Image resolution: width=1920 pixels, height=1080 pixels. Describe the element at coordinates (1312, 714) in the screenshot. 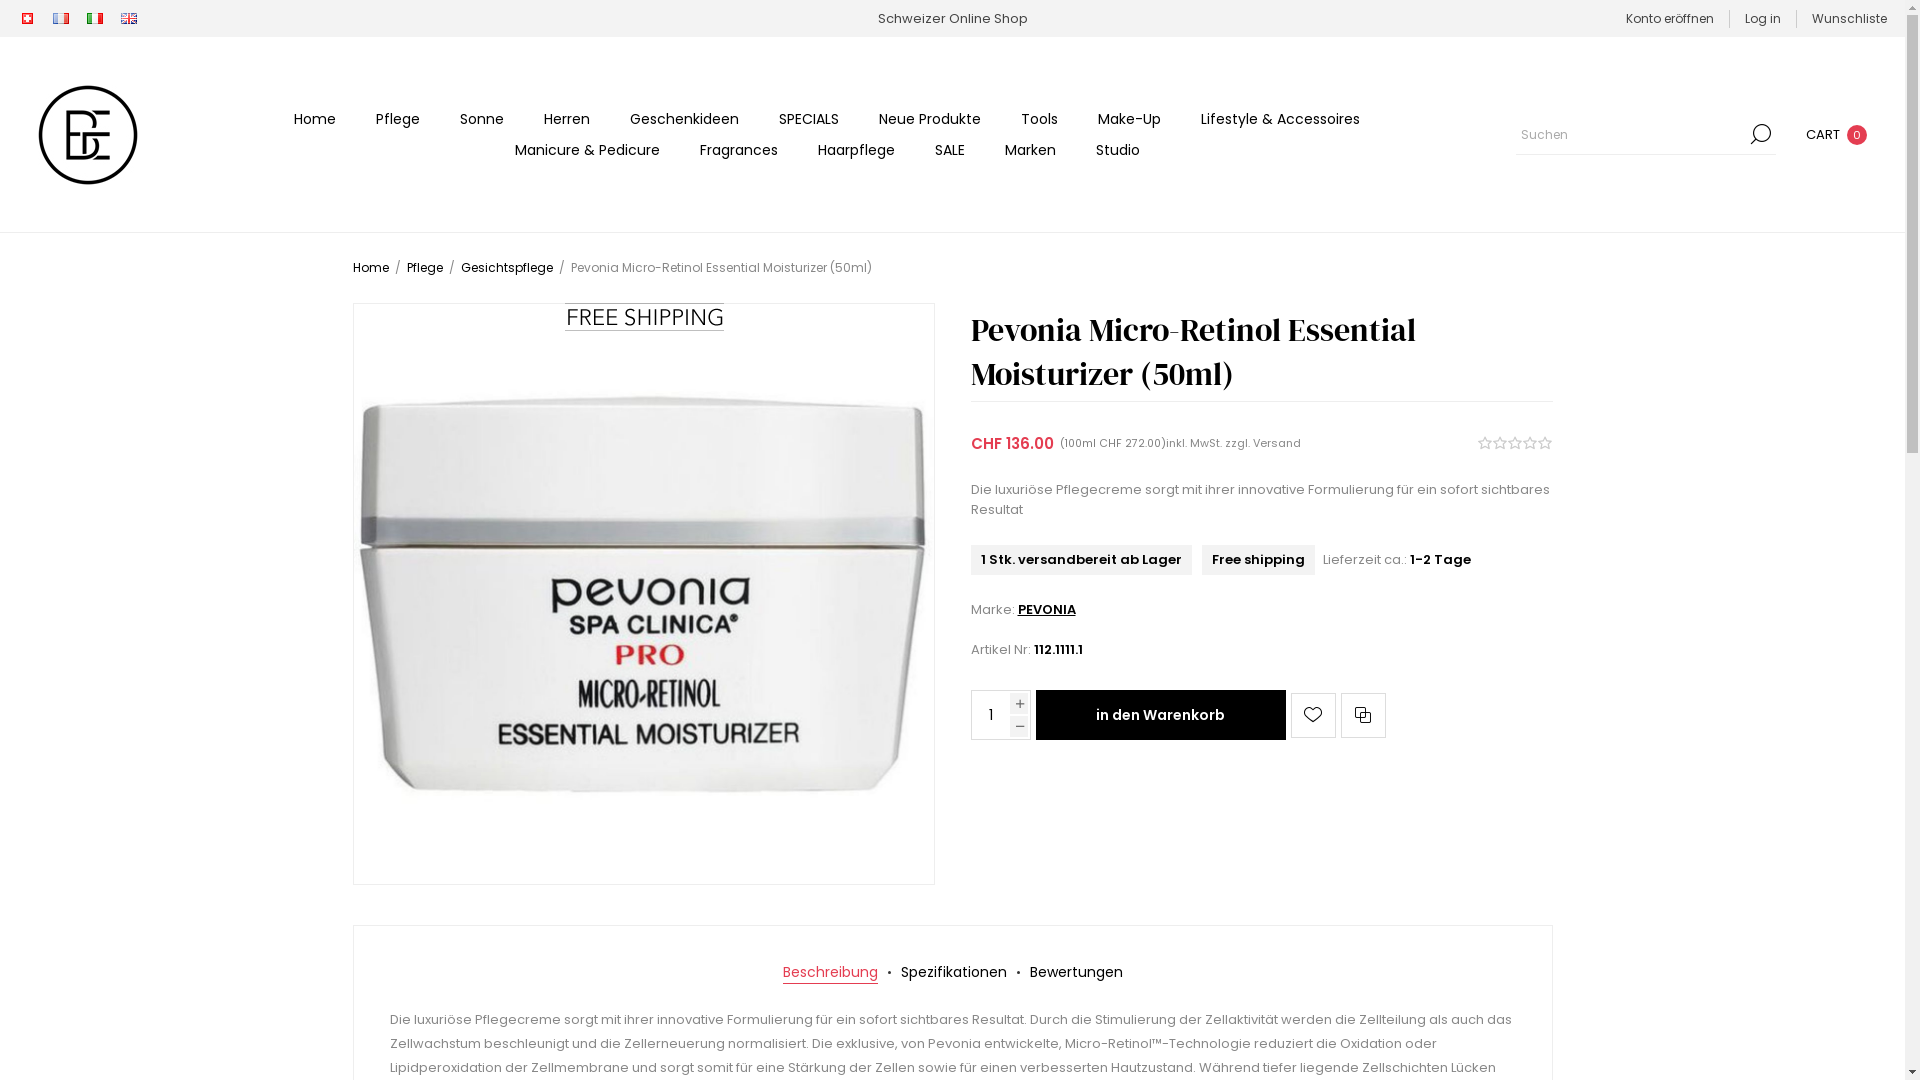

I see `'Auf die Wunschliste'` at that location.